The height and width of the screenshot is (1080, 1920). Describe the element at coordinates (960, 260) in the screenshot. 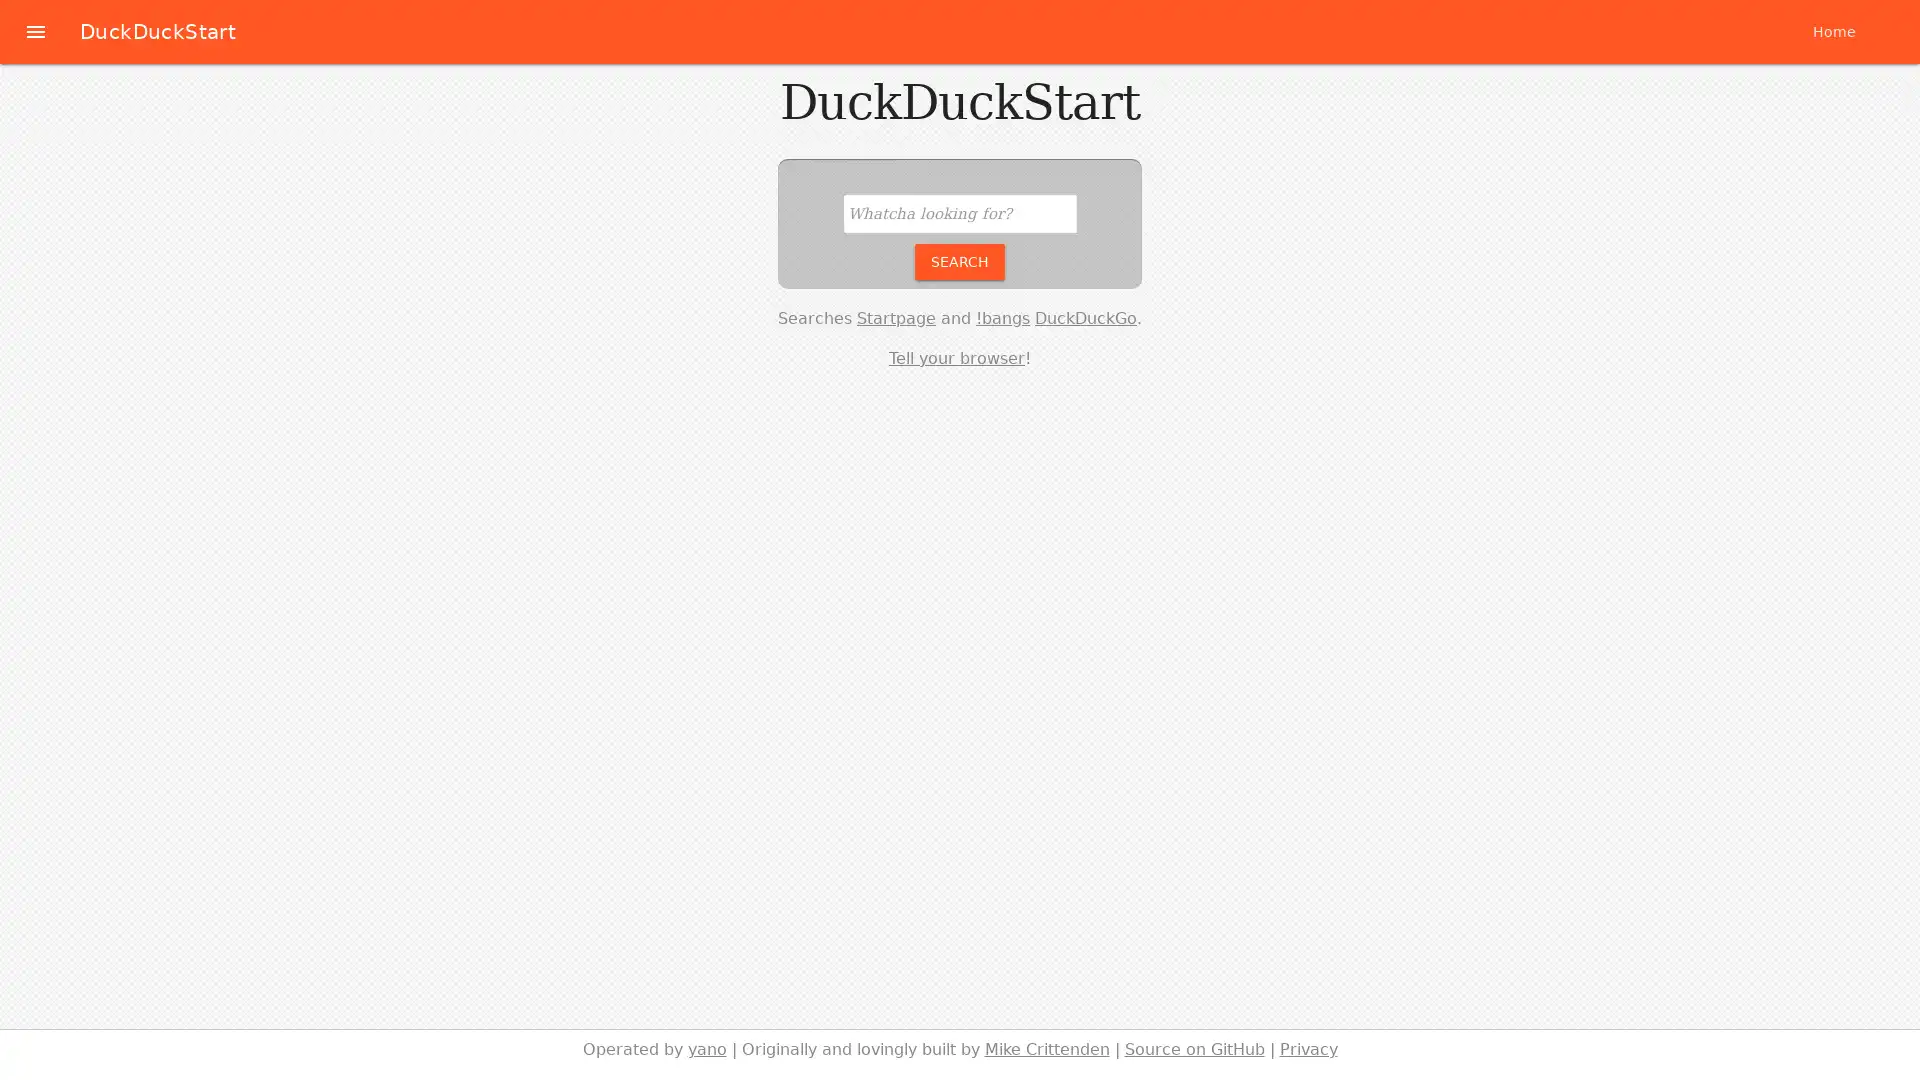

I see `SEARCH` at that location.